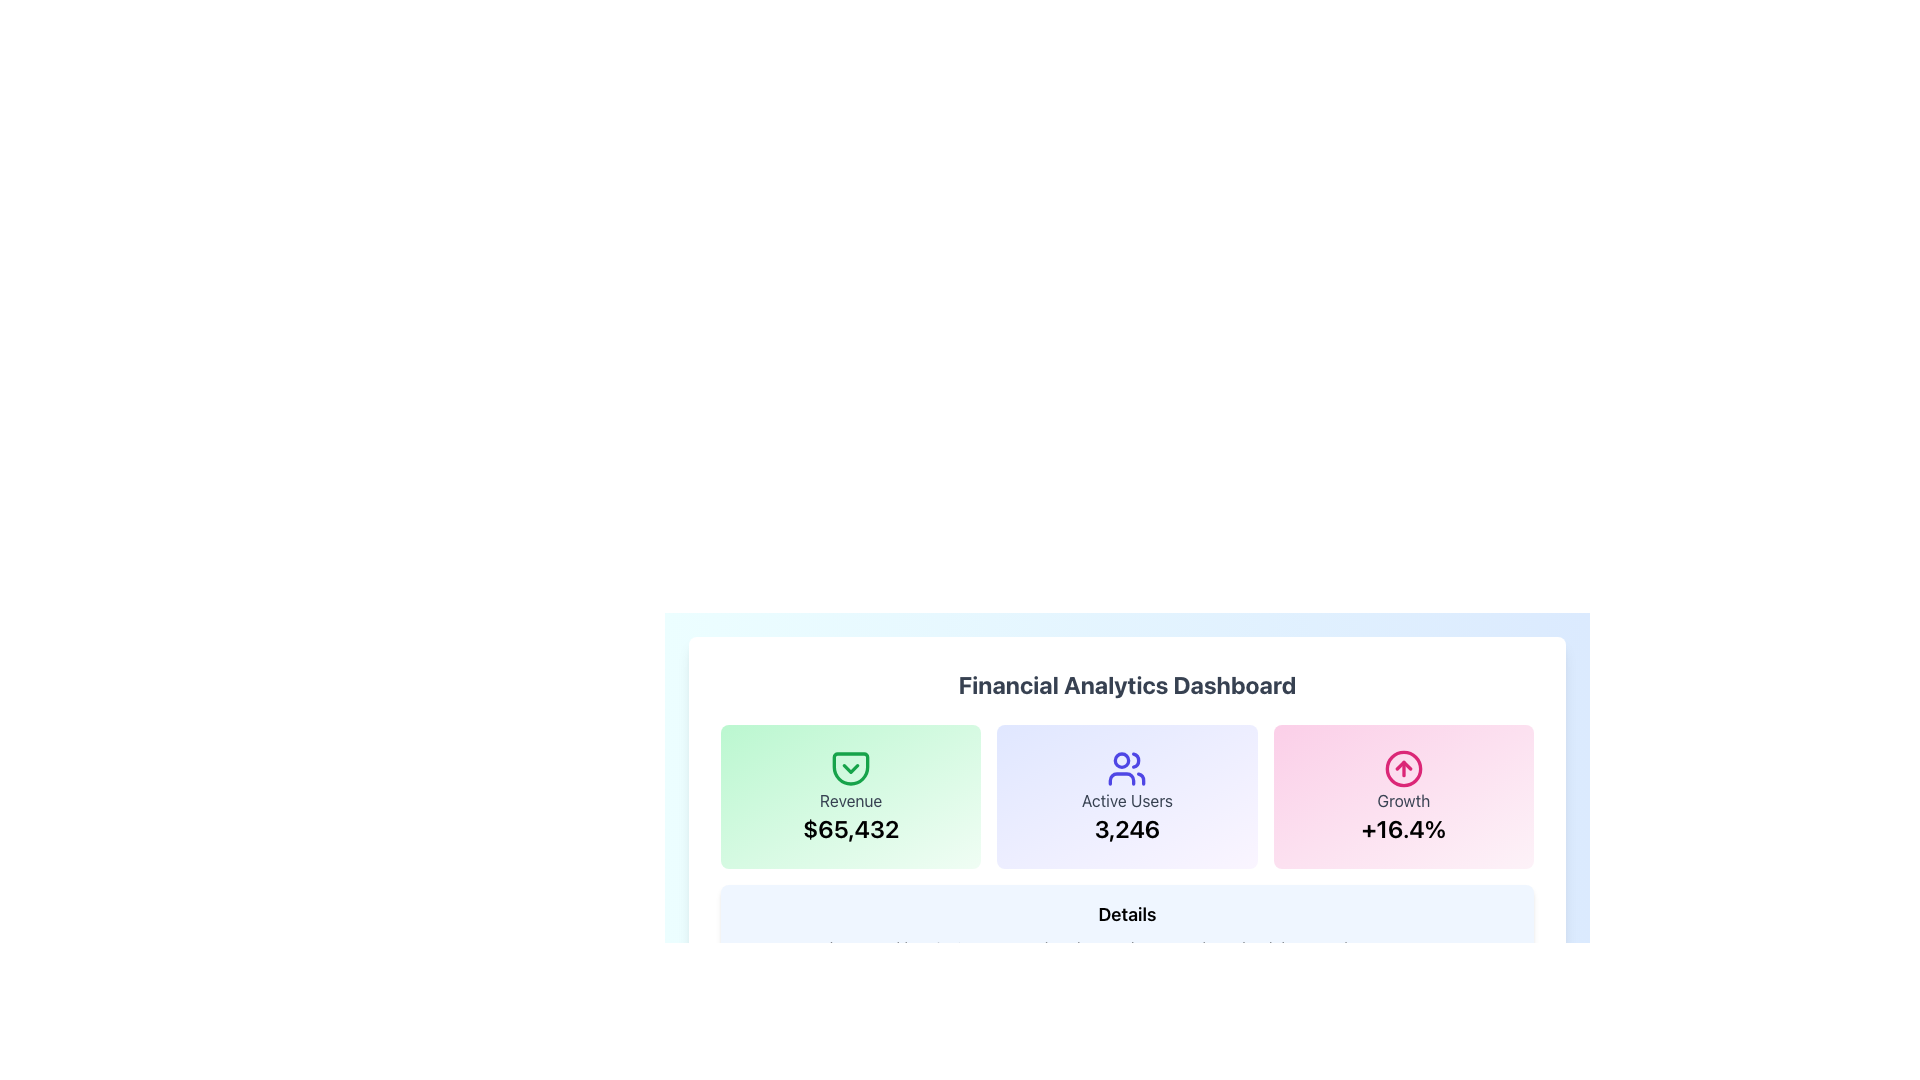  Describe the element at coordinates (1402, 829) in the screenshot. I see `the bold numerical text displaying +16.4% located at the bottom center of the pink card labeled 'Growth'` at that location.